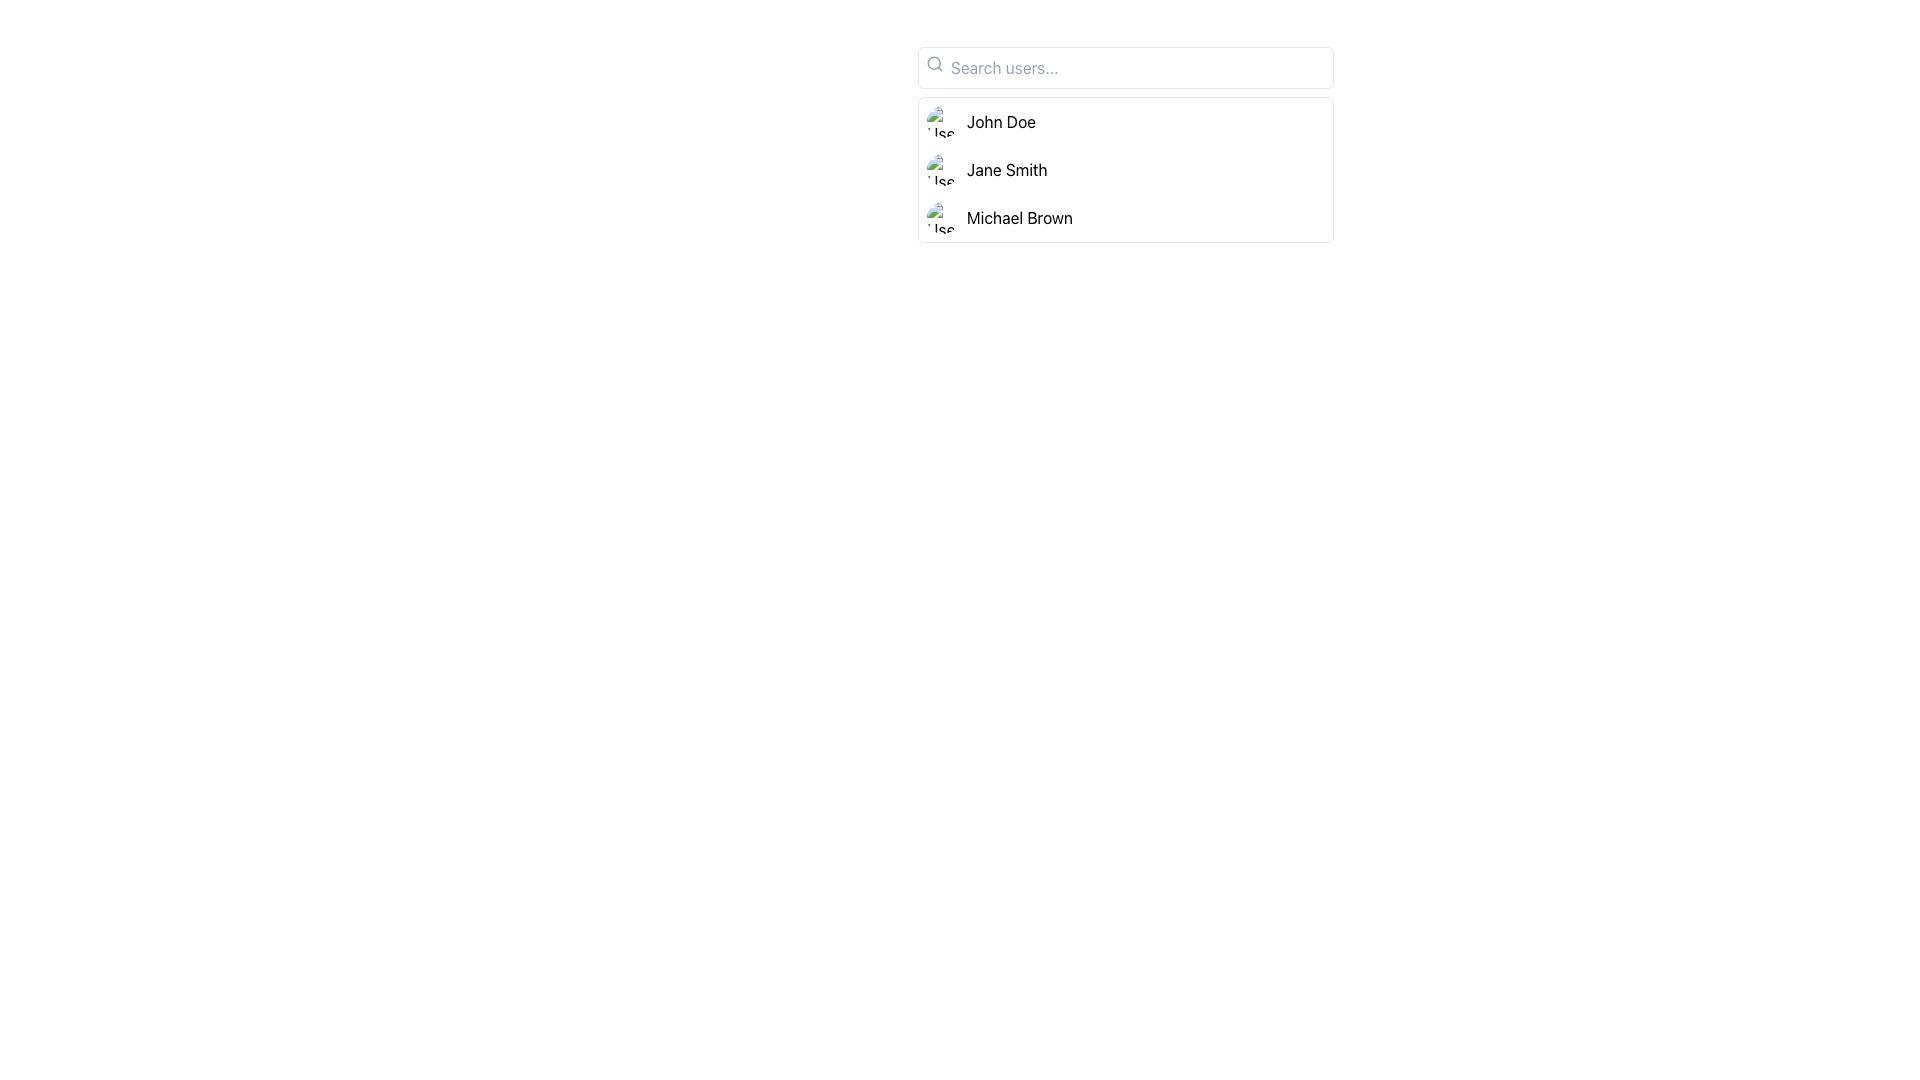 The height and width of the screenshot is (1080, 1920). I want to click on the text label displaying the name 'Michael Brown' in black font, which is located on the right side of the user list interface, so click(1019, 218).